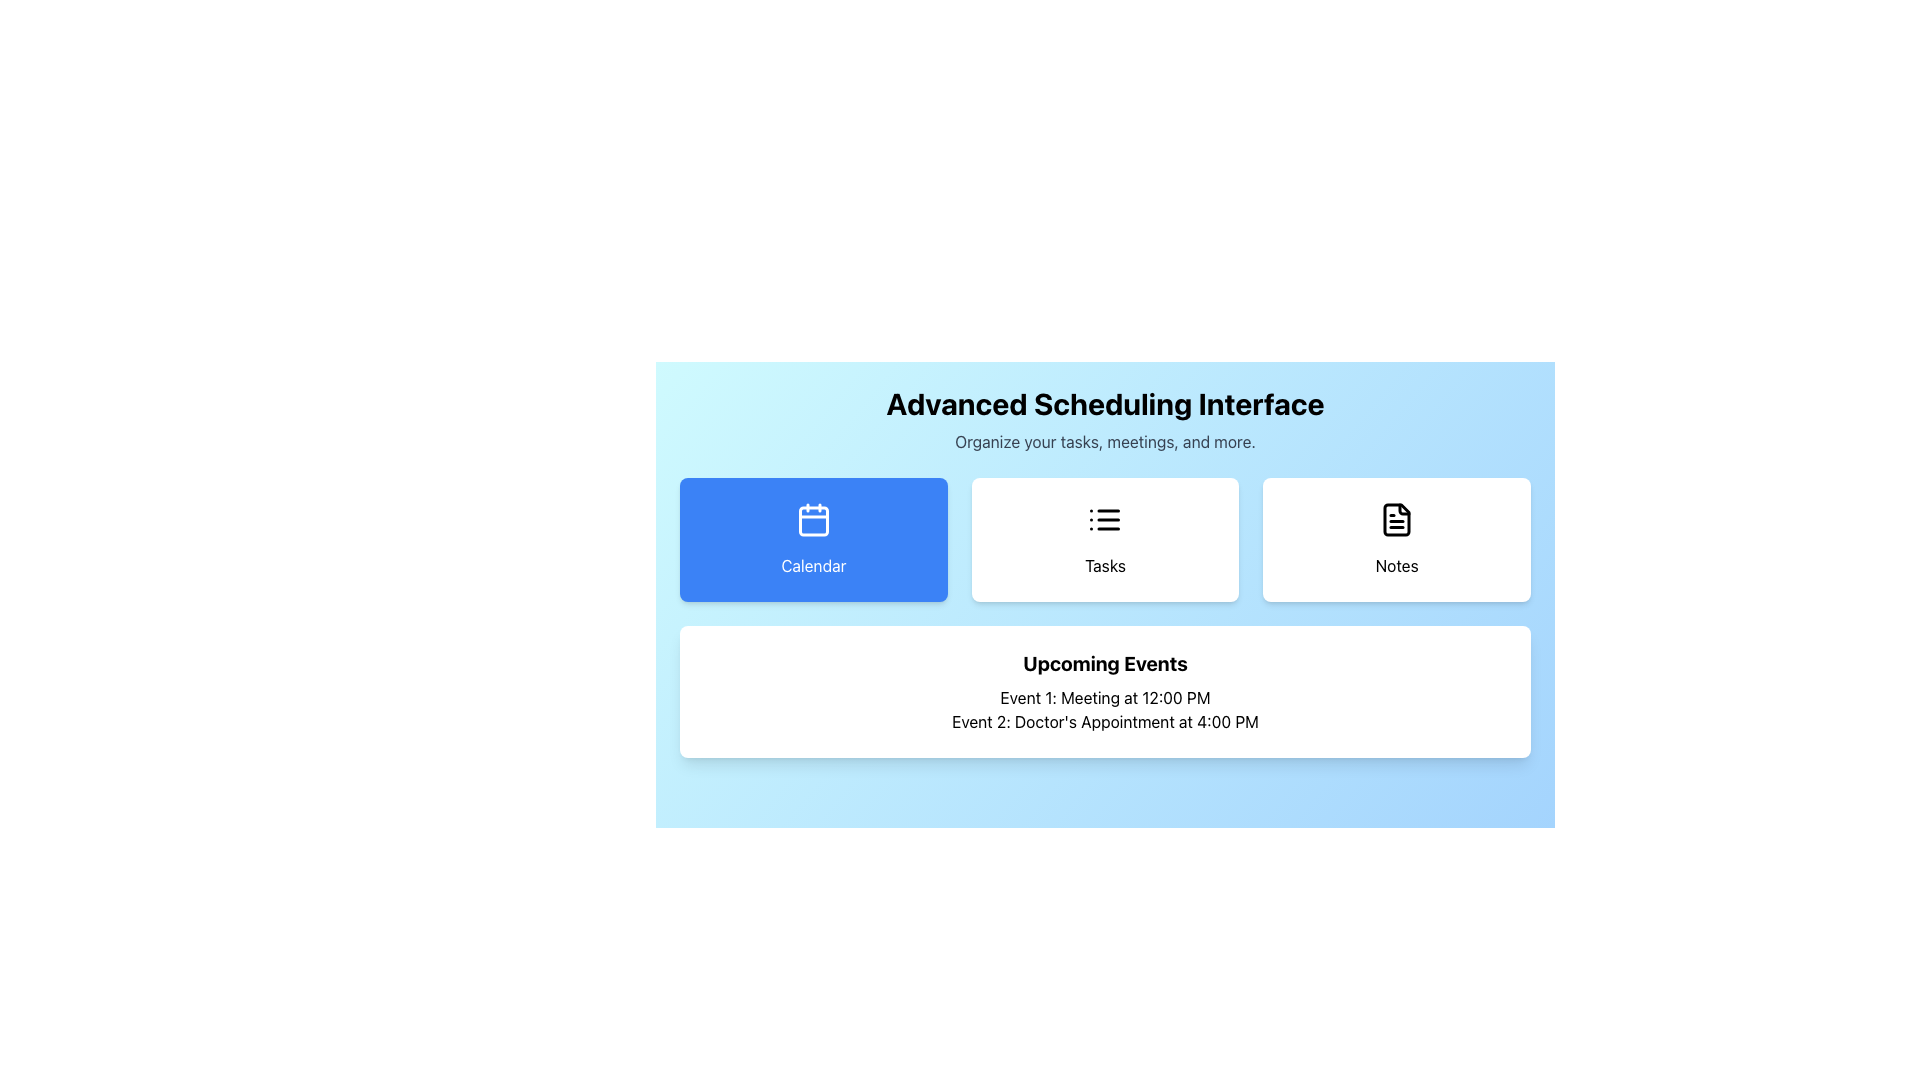  I want to click on static text label located centrally beneath the title 'Advanced Scheduling Interface', so click(1104, 441).